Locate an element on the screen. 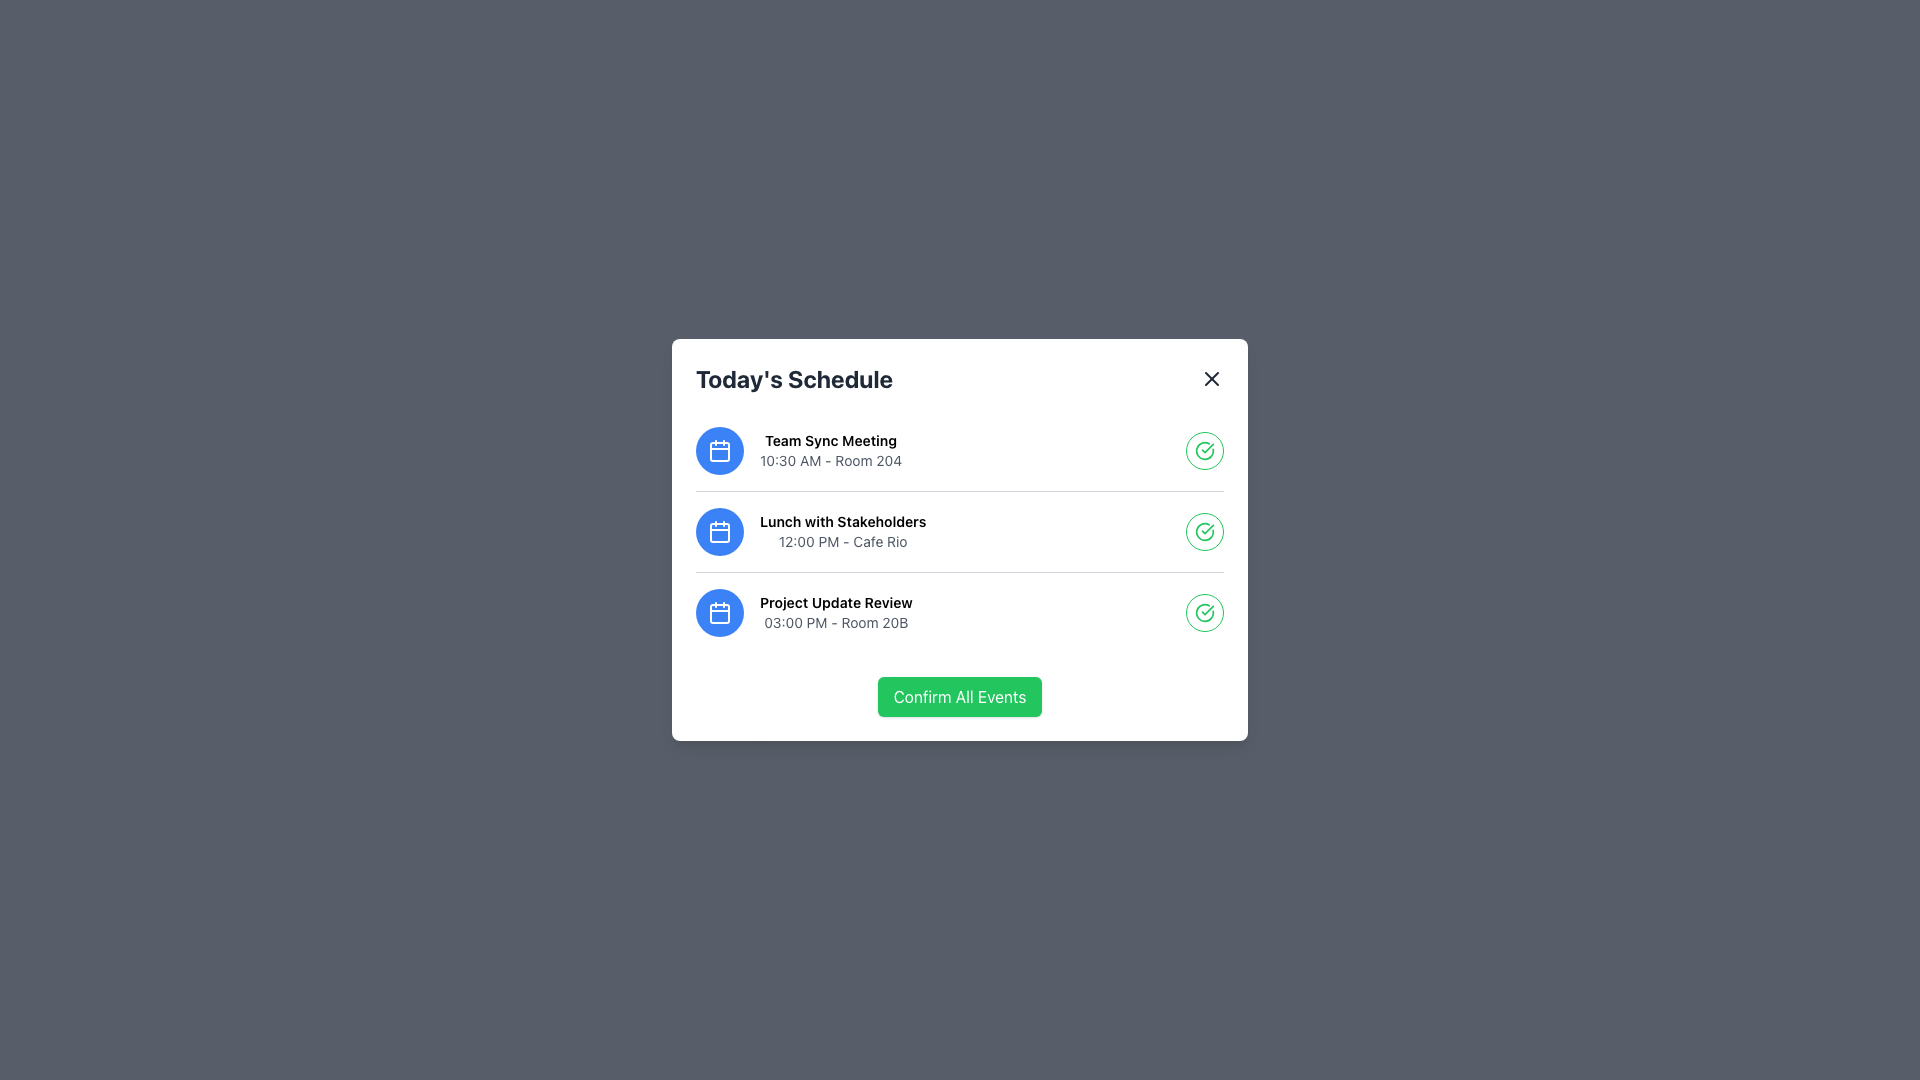 This screenshot has width=1920, height=1080. text label displaying the time '12:00 PM' and location 'Cafe Rio' for the event under the 'Today's Schedule' section in the agenda is located at coordinates (843, 542).